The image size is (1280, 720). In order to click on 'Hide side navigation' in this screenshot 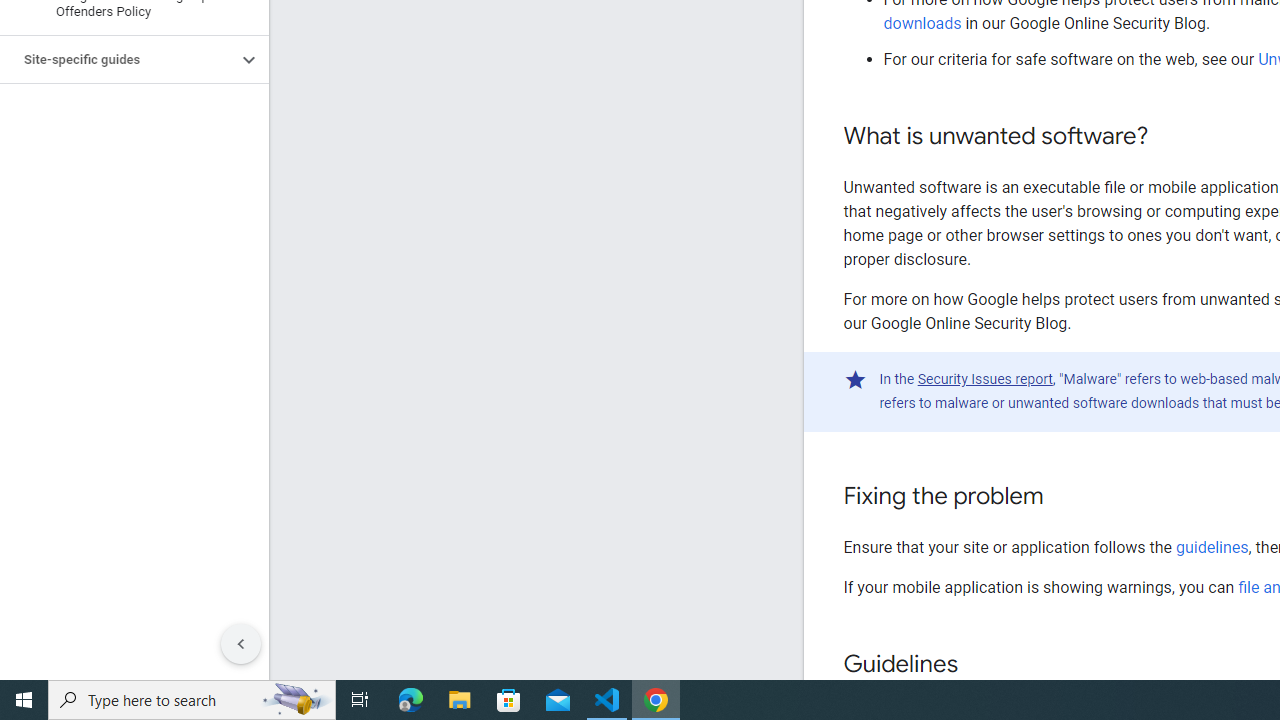, I will do `click(240, 644)`.